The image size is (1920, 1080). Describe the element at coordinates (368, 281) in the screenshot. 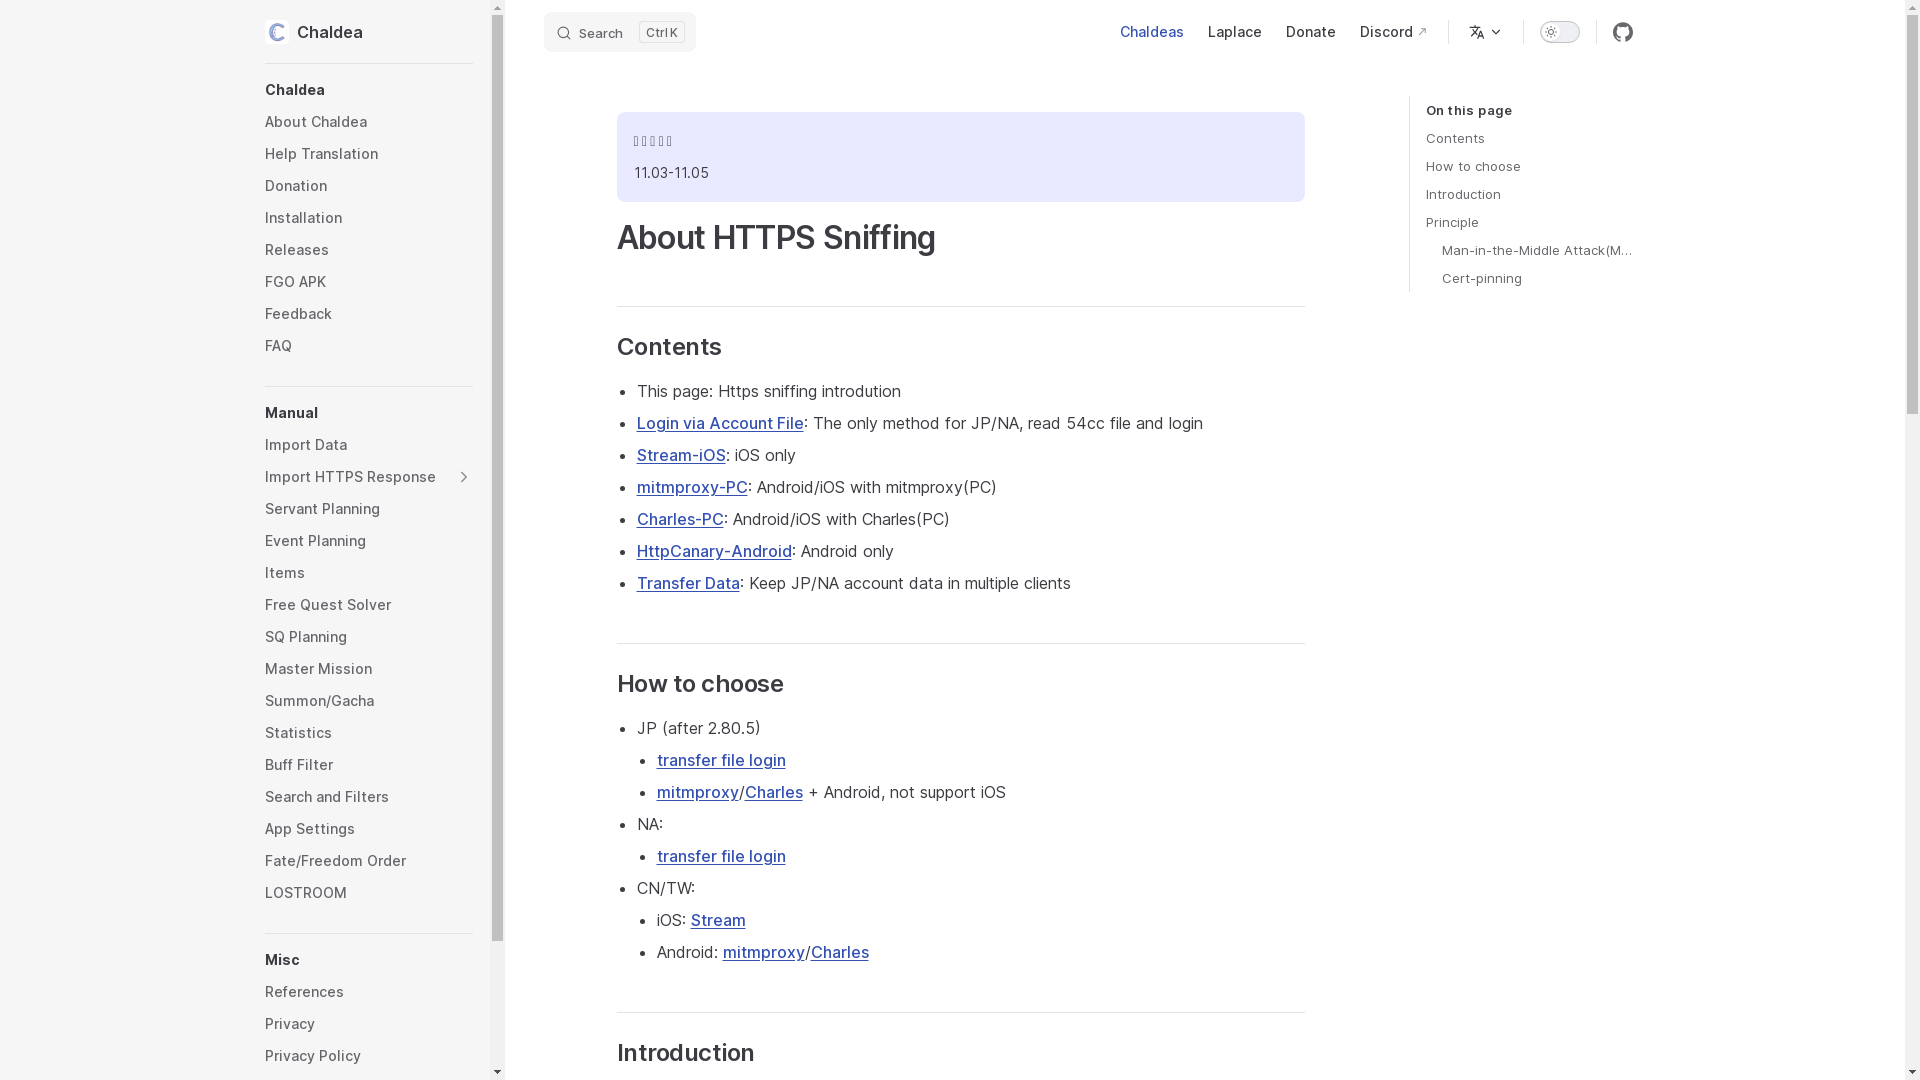

I see `'FGO APK'` at that location.